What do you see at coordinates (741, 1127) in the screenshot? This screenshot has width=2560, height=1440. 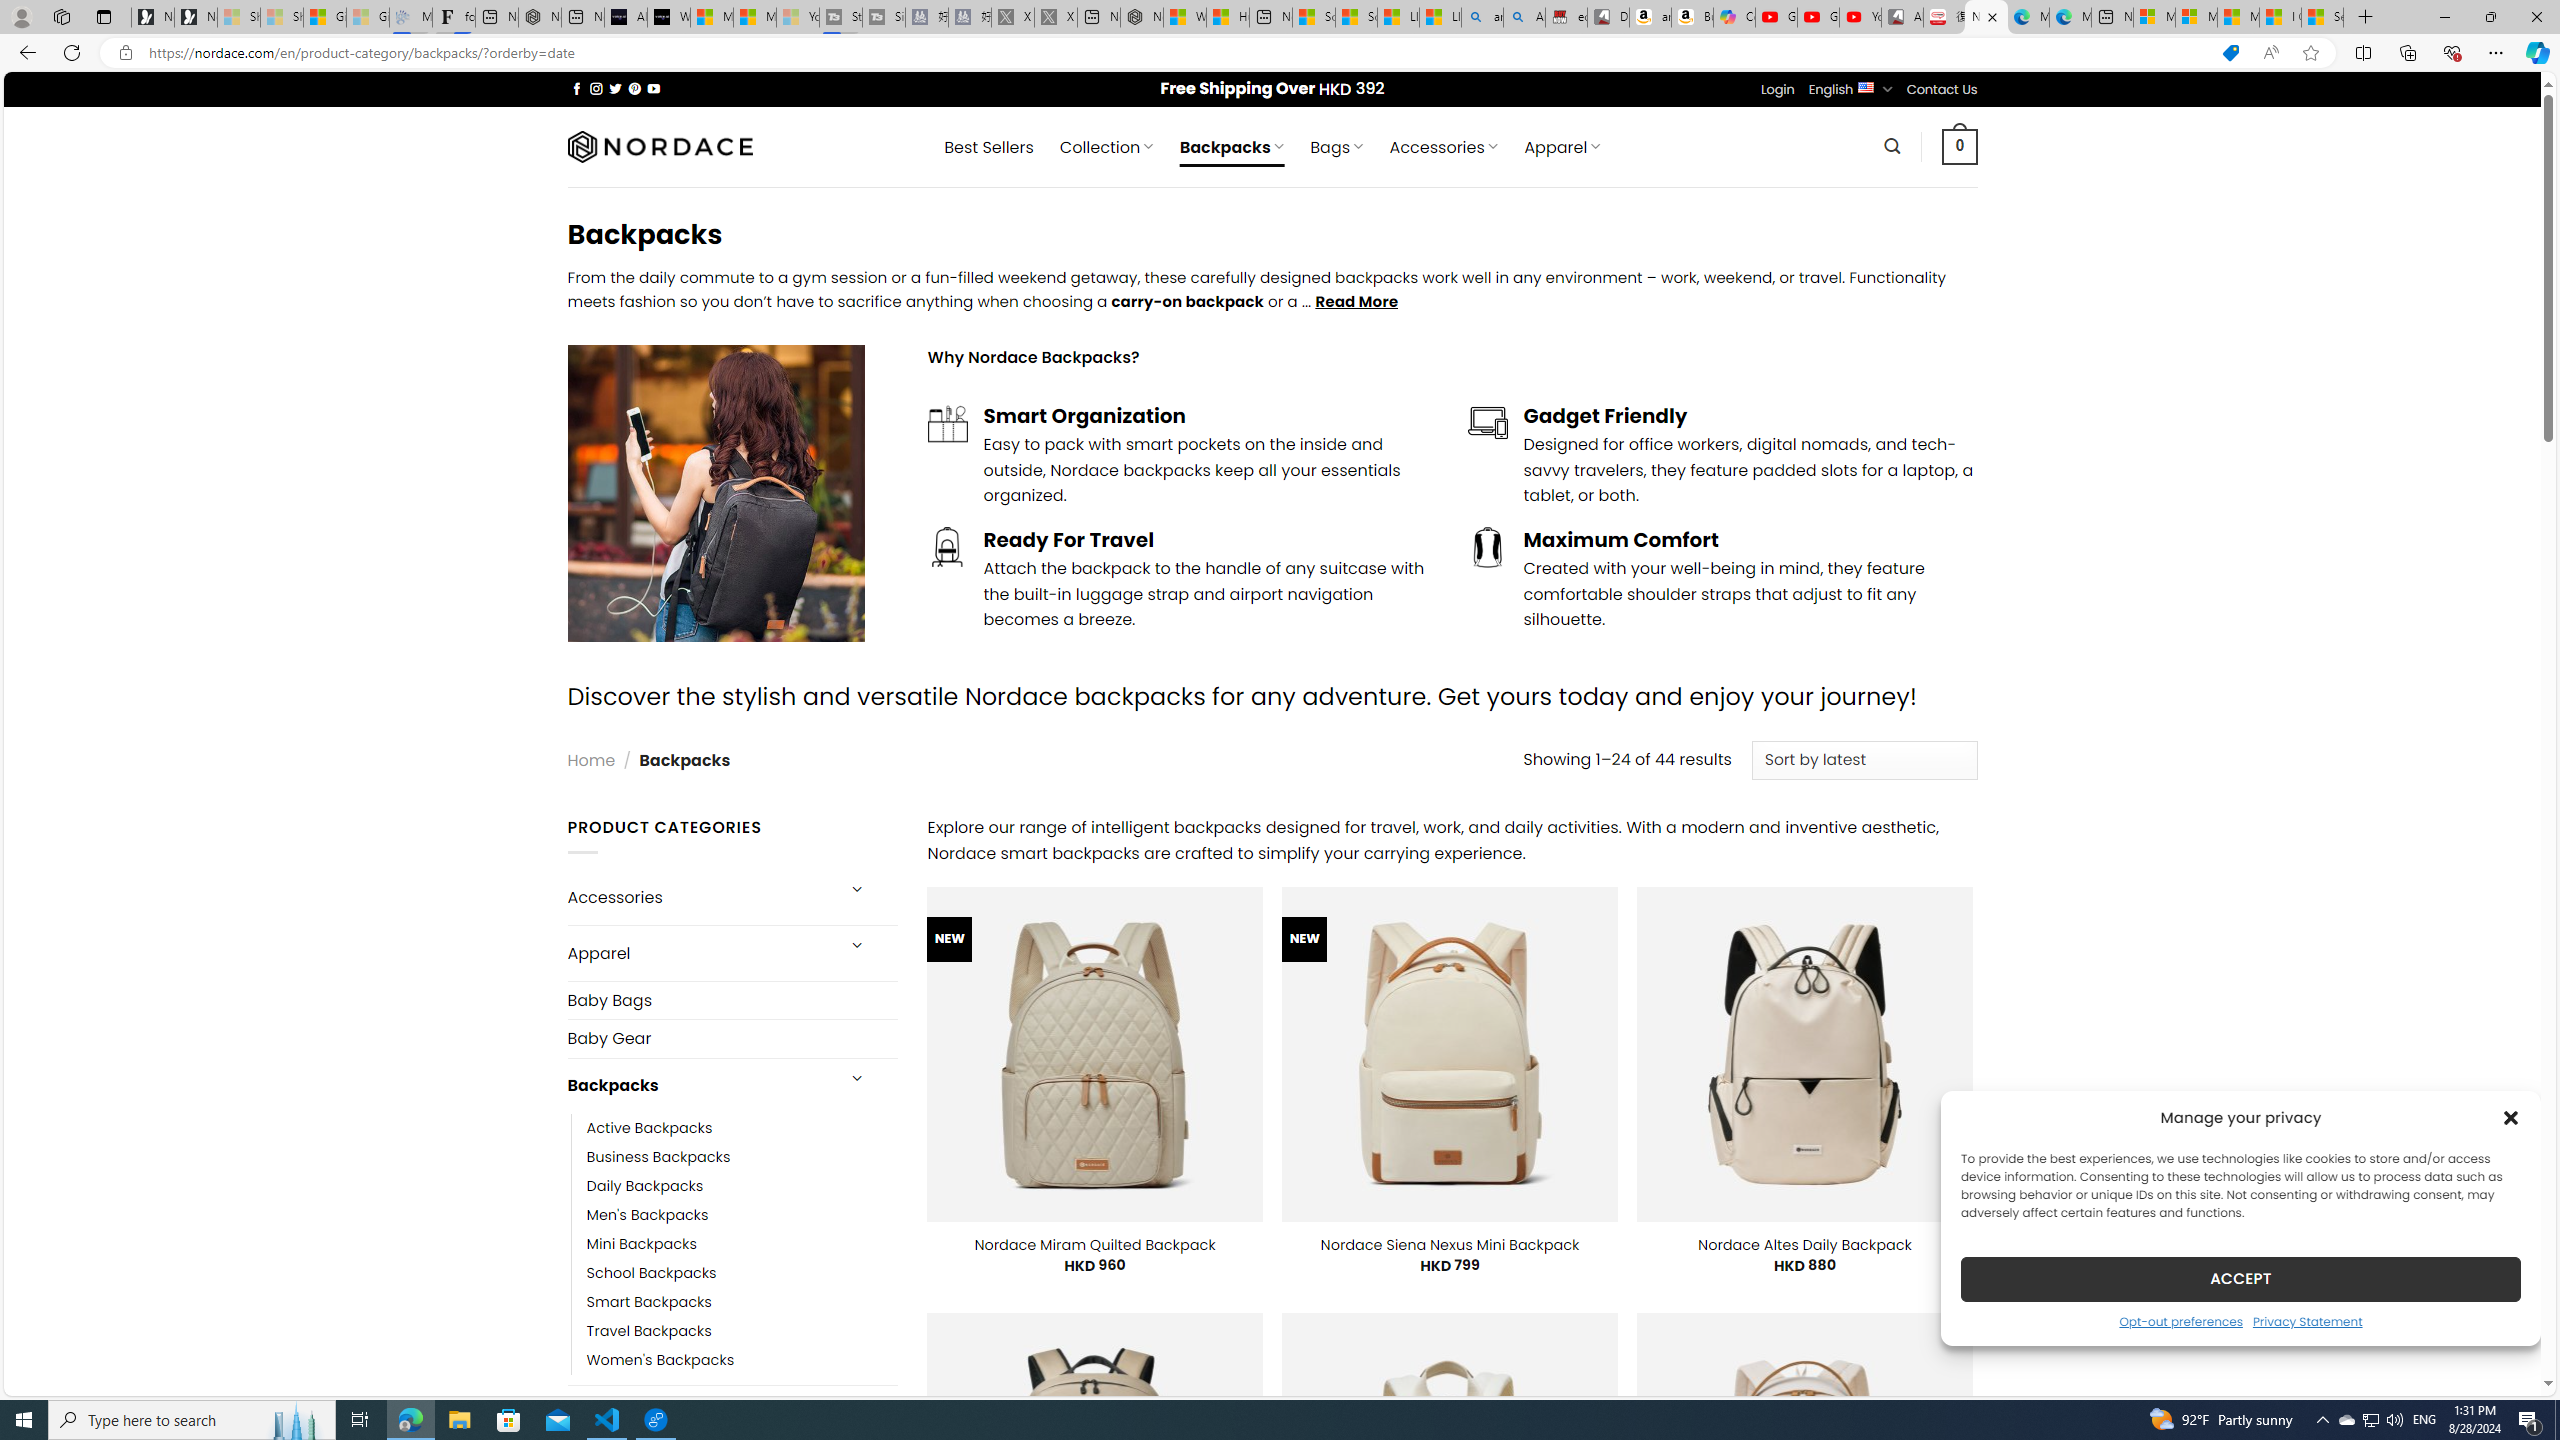 I see `'Active Backpacks'` at bounding box center [741, 1127].